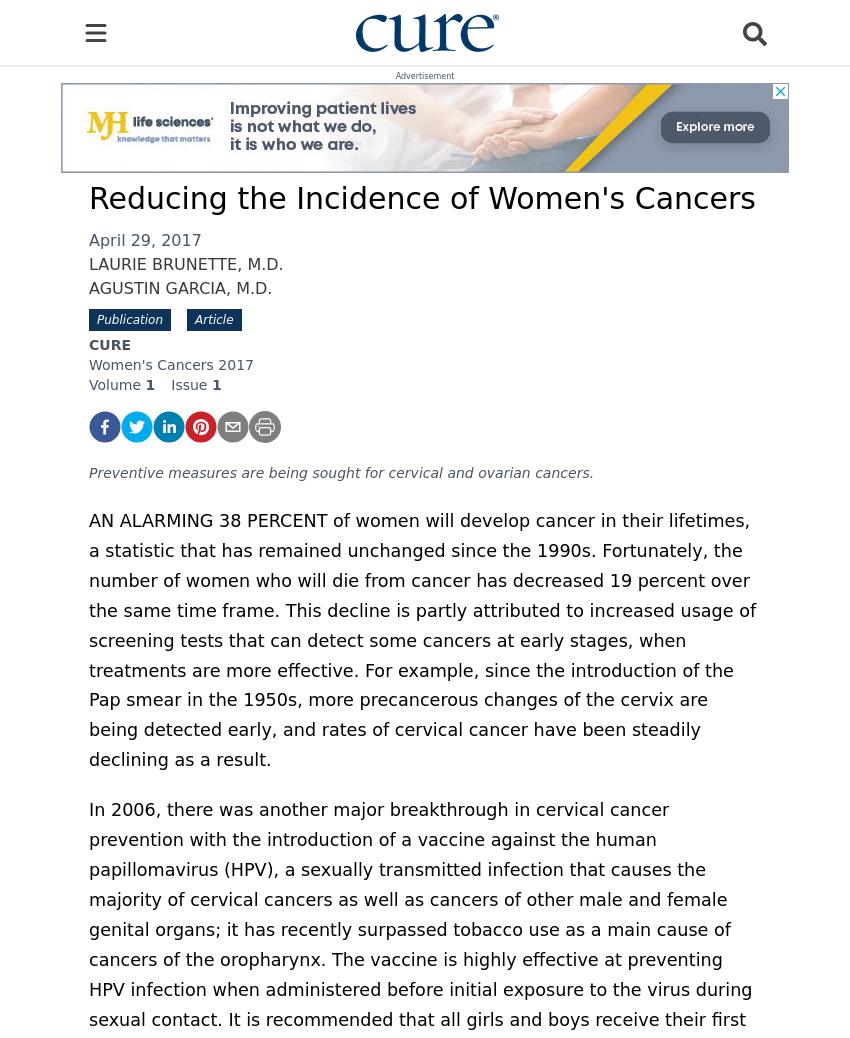 This screenshot has height=1038, width=850. Describe the element at coordinates (129, 320) in the screenshot. I see `'Publication'` at that location.